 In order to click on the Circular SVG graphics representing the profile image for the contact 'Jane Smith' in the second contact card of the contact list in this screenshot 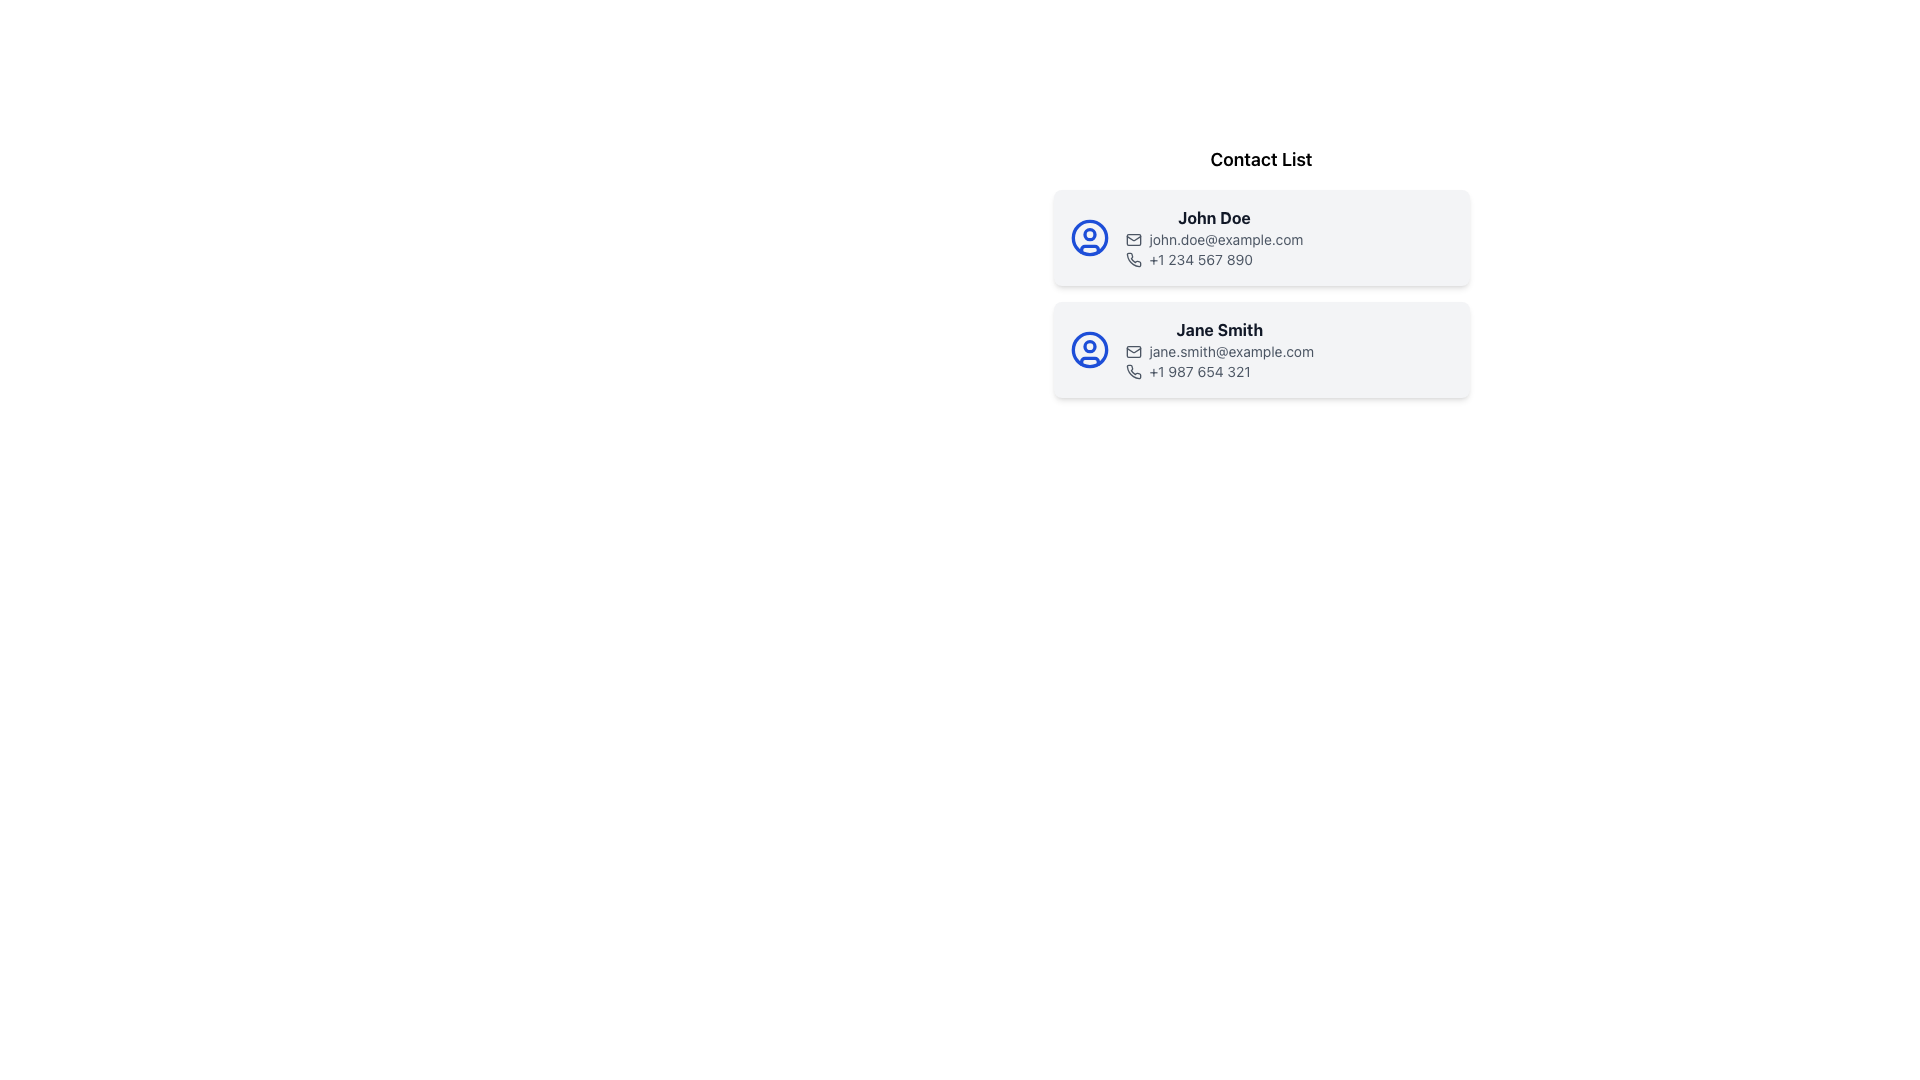, I will do `click(1088, 349)`.